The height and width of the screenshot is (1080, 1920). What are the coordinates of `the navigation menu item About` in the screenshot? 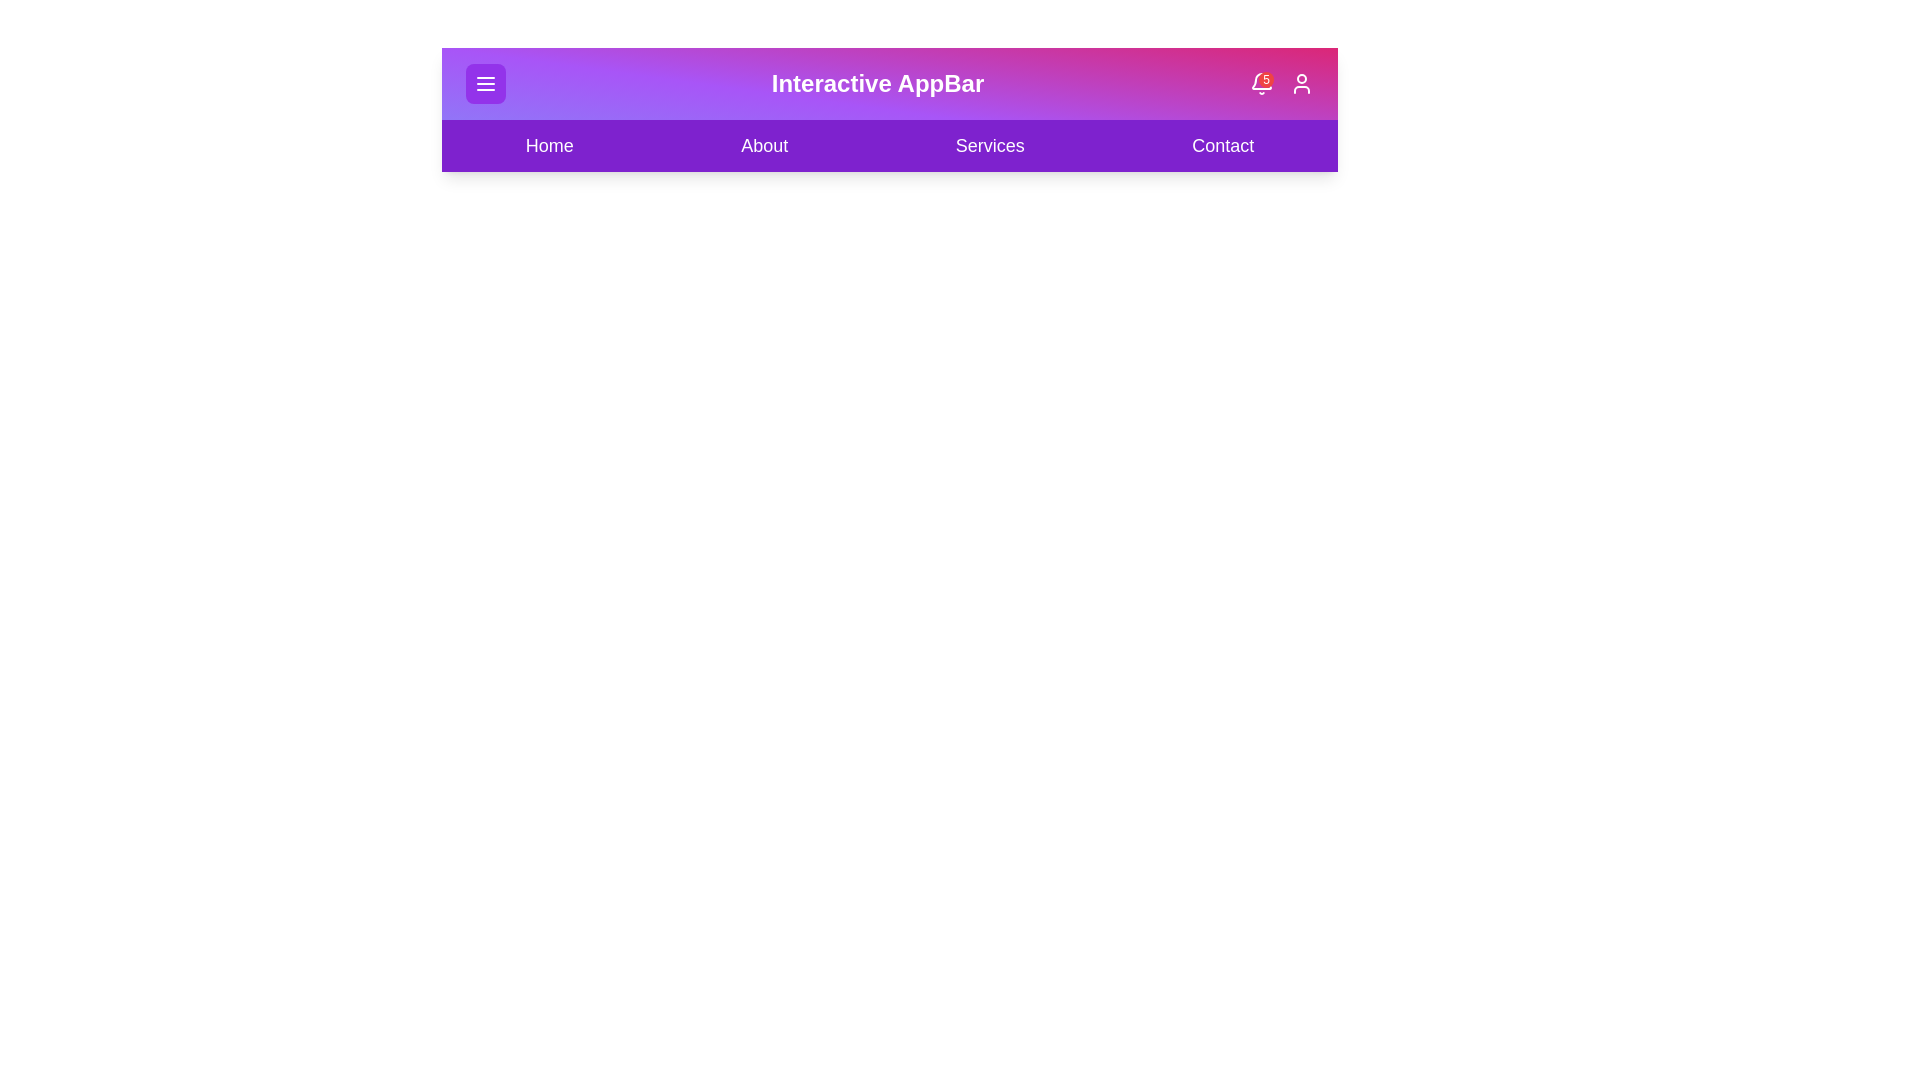 It's located at (763, 145).